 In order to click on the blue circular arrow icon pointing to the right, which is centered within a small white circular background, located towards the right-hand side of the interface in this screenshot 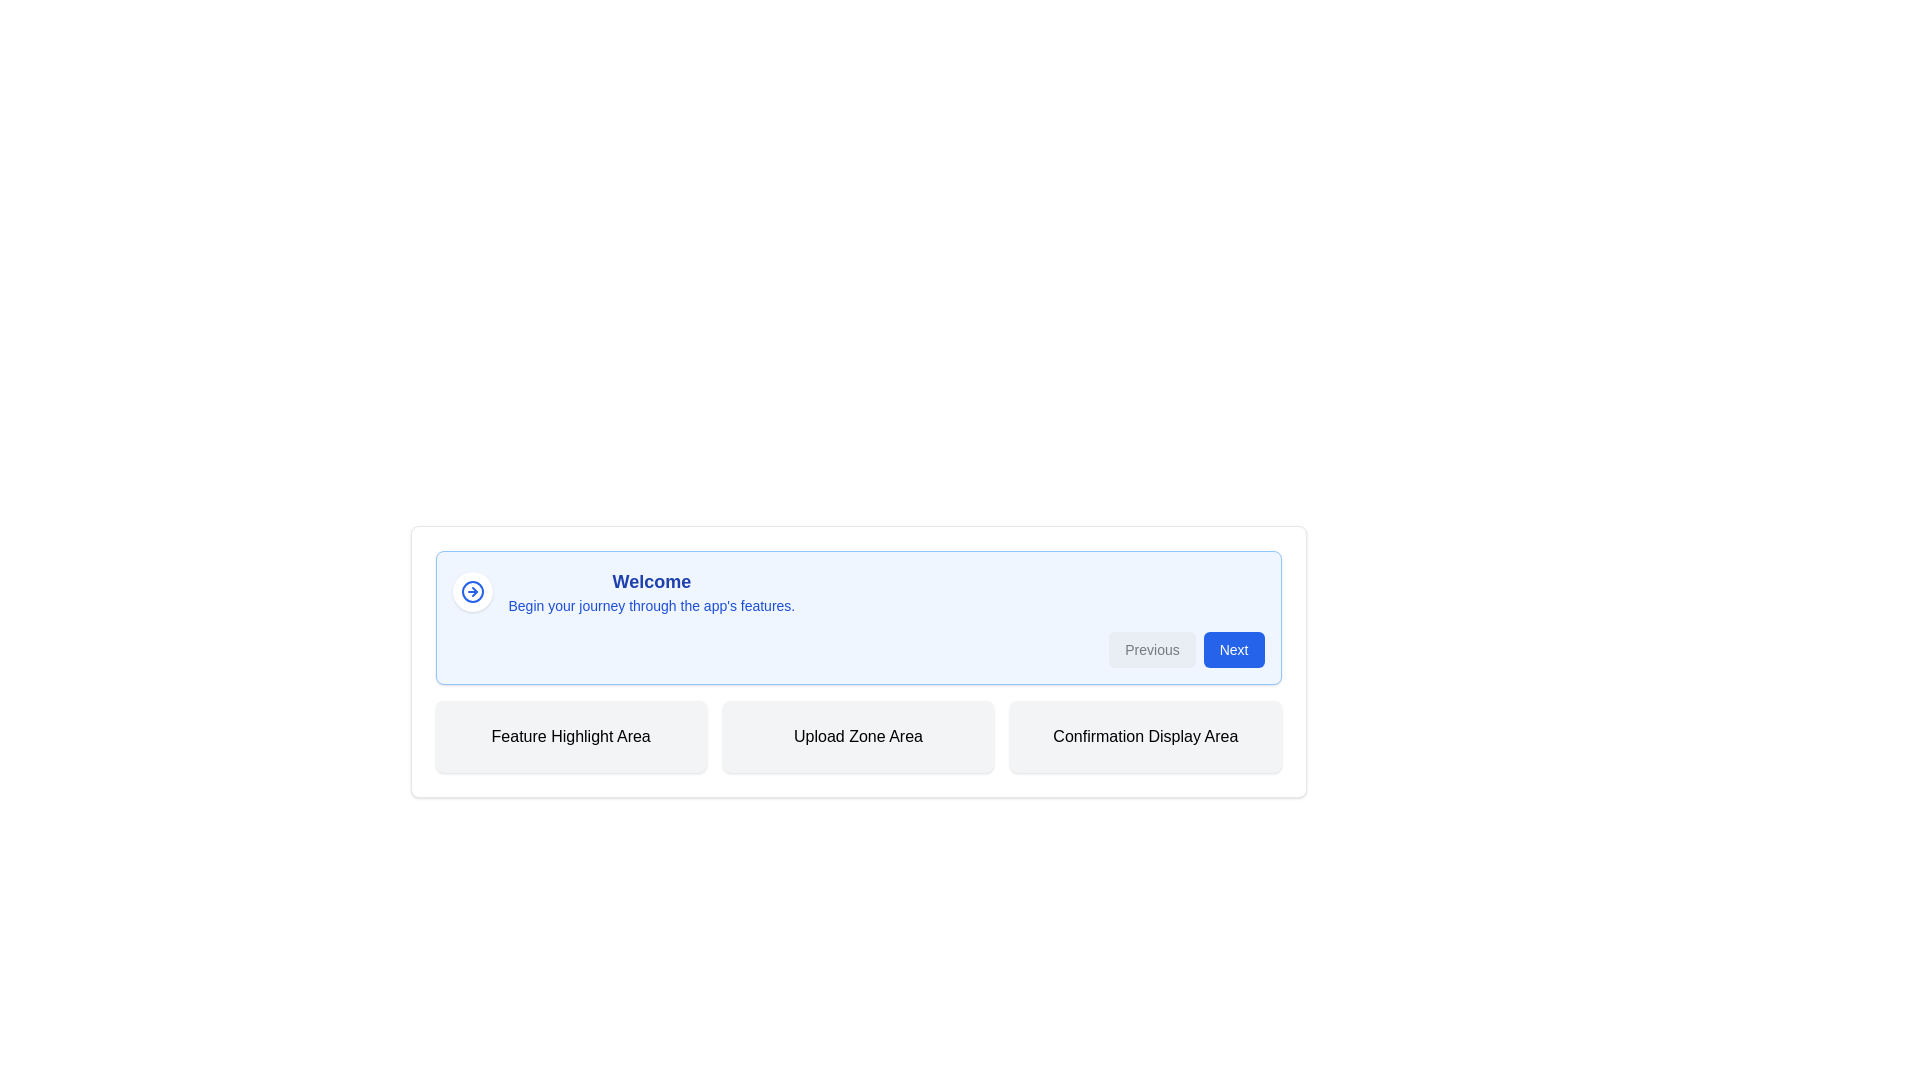, I will do `click(471, 590)`.